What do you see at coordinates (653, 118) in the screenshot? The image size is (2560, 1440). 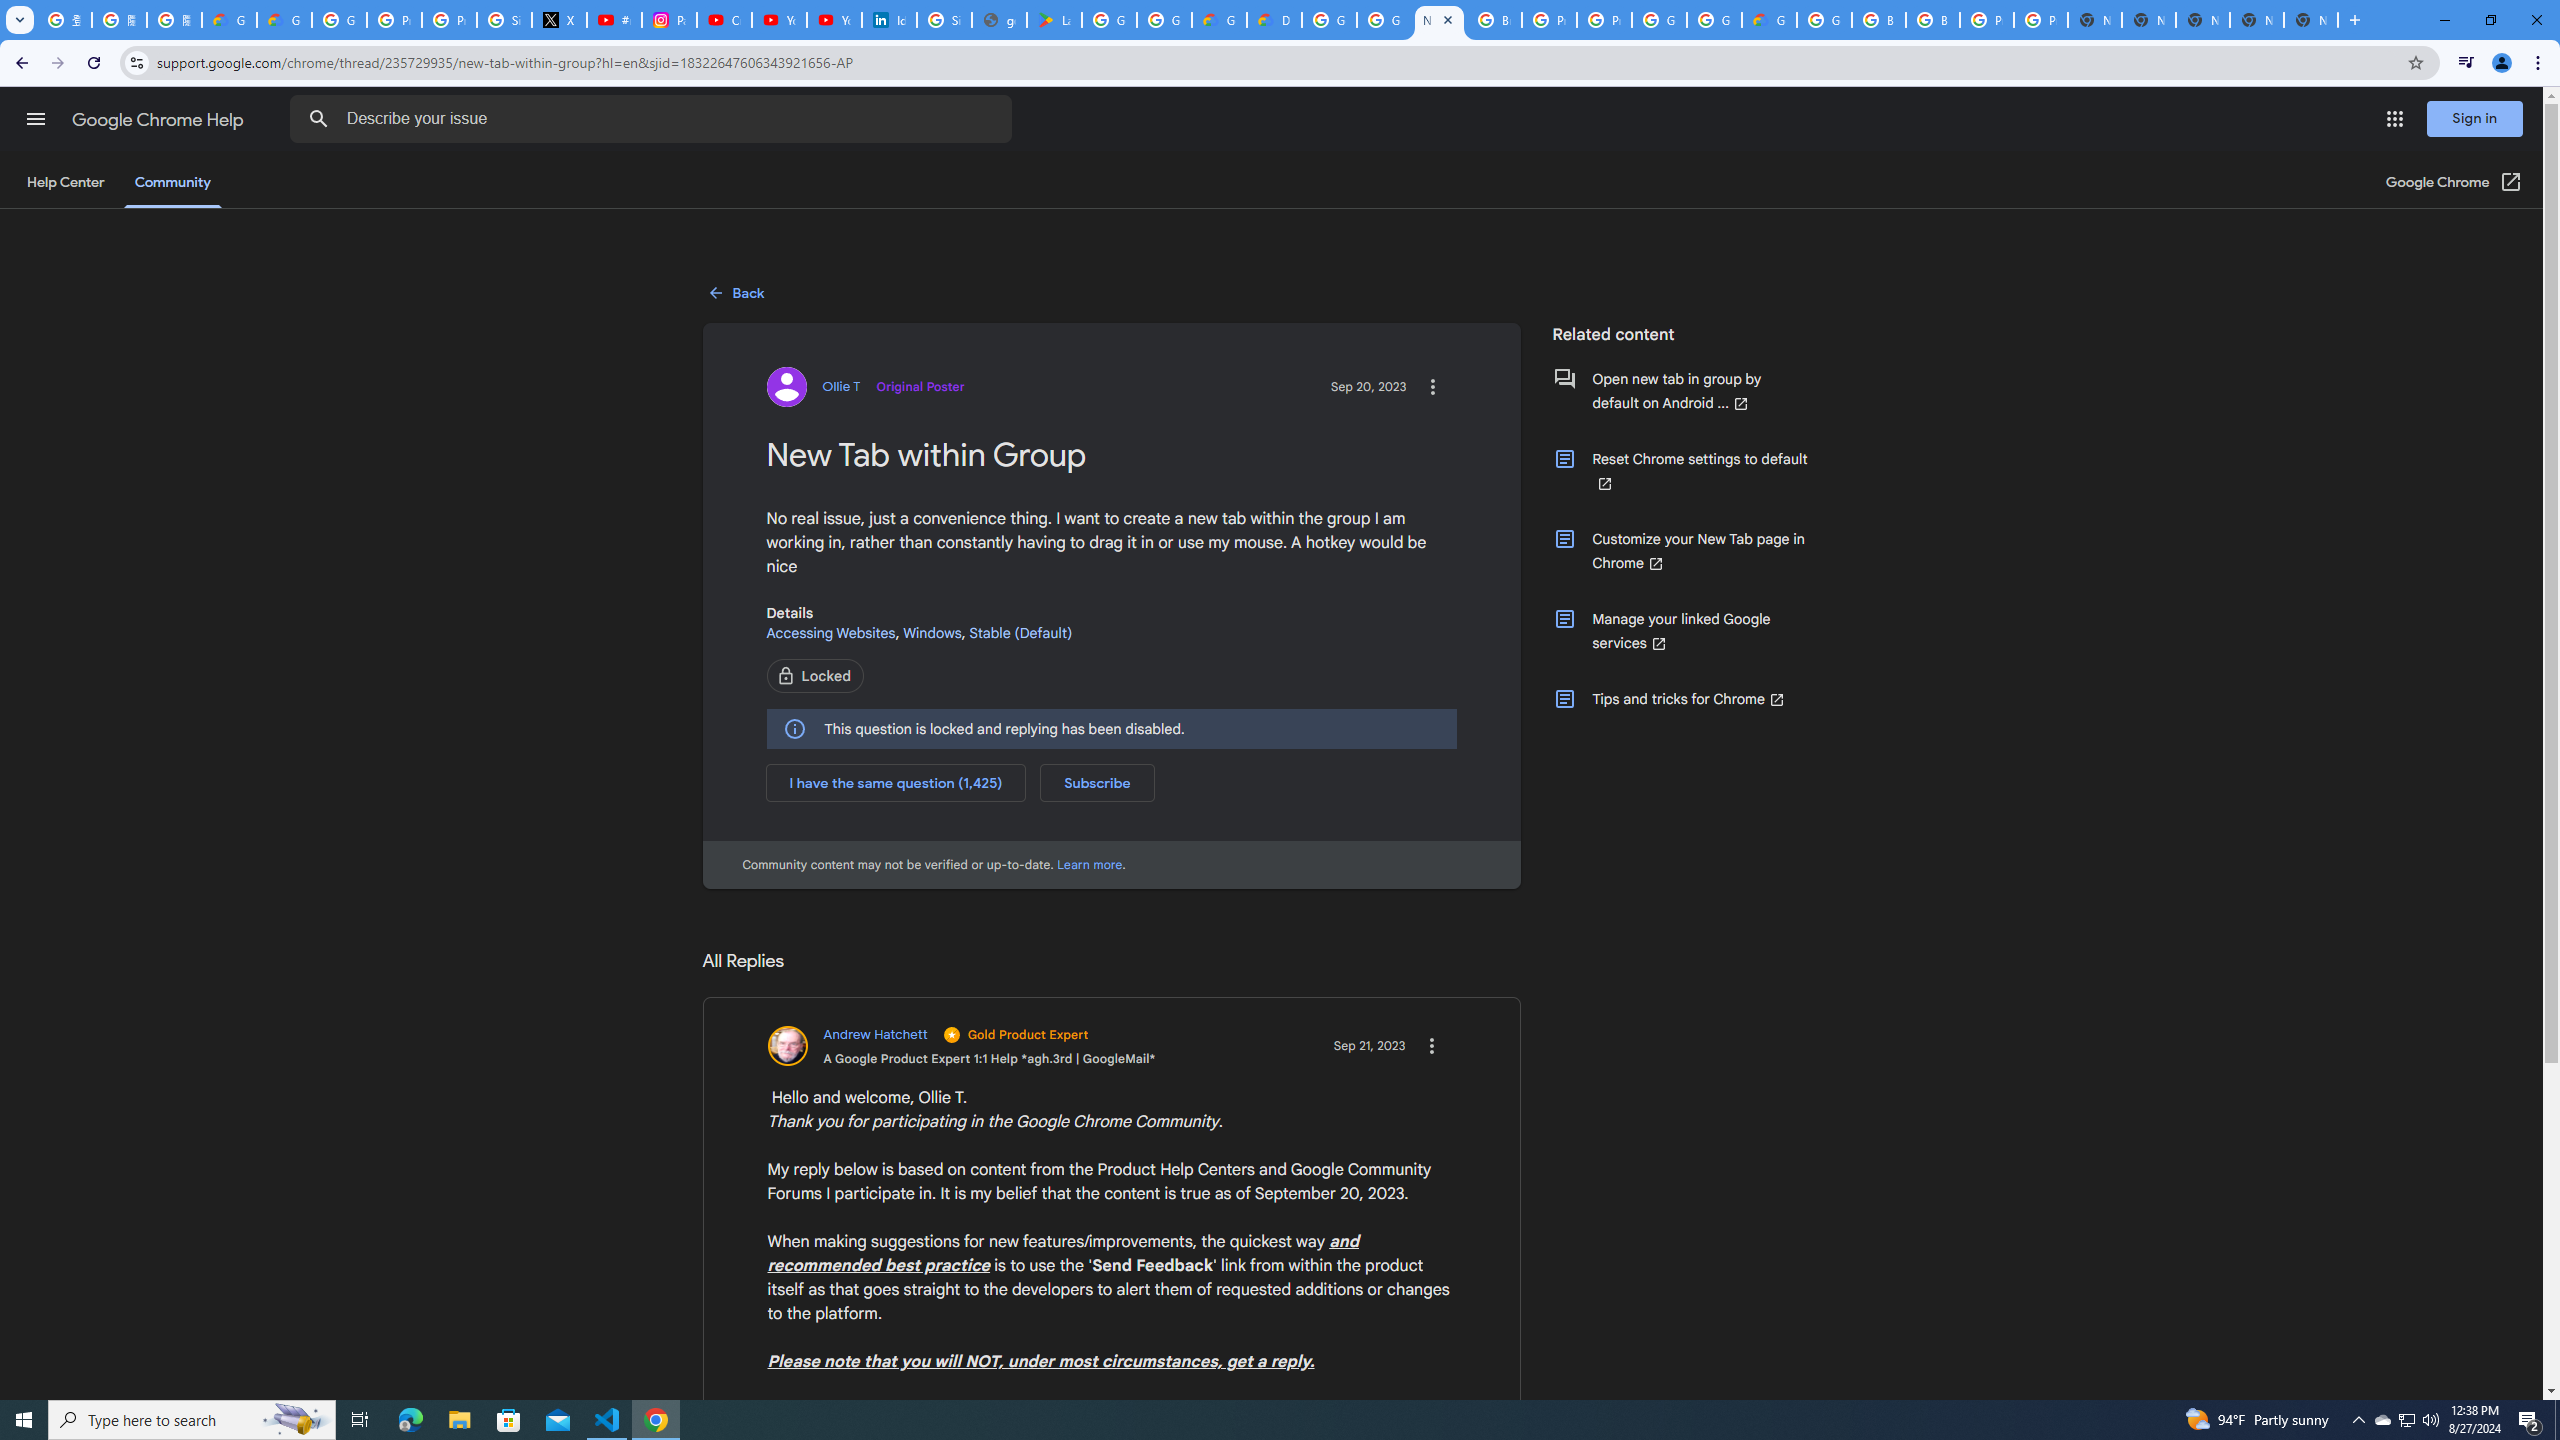 I see `'Describe your issue'` at bounding box center [653, 118].